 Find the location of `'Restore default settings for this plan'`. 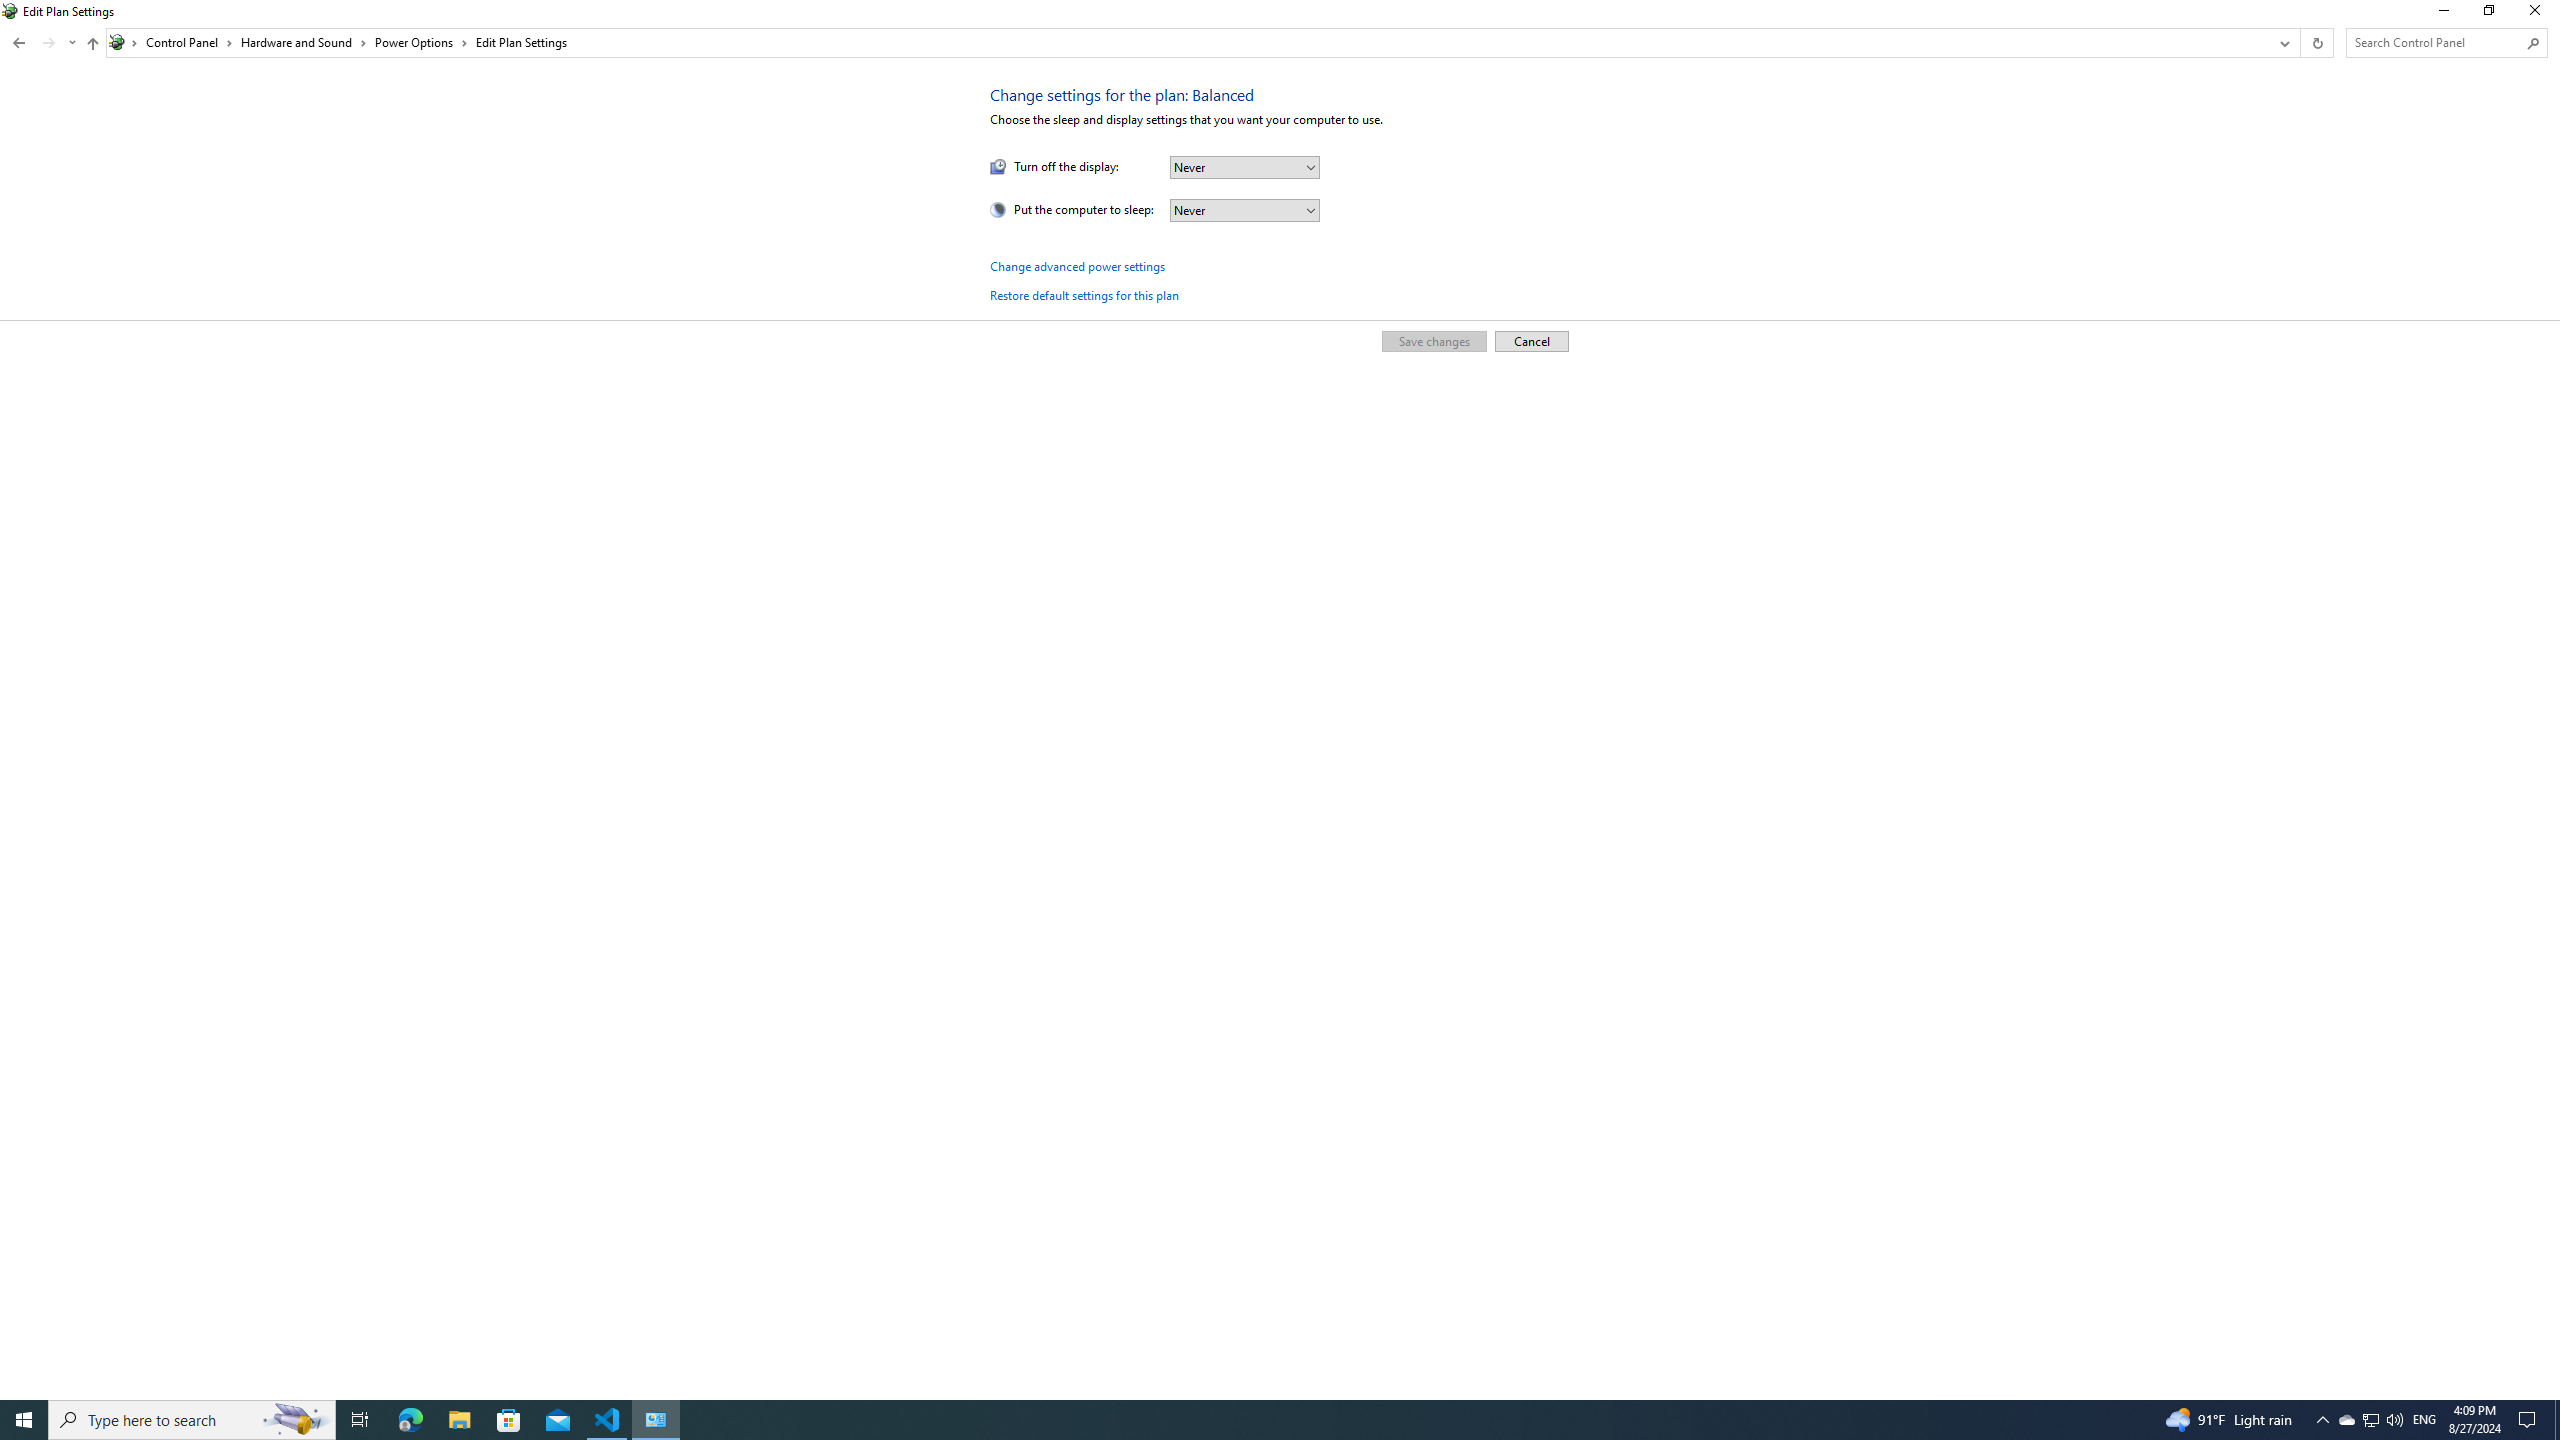

'Restore default settings for this plan' is located at coordinates (1084, 294).